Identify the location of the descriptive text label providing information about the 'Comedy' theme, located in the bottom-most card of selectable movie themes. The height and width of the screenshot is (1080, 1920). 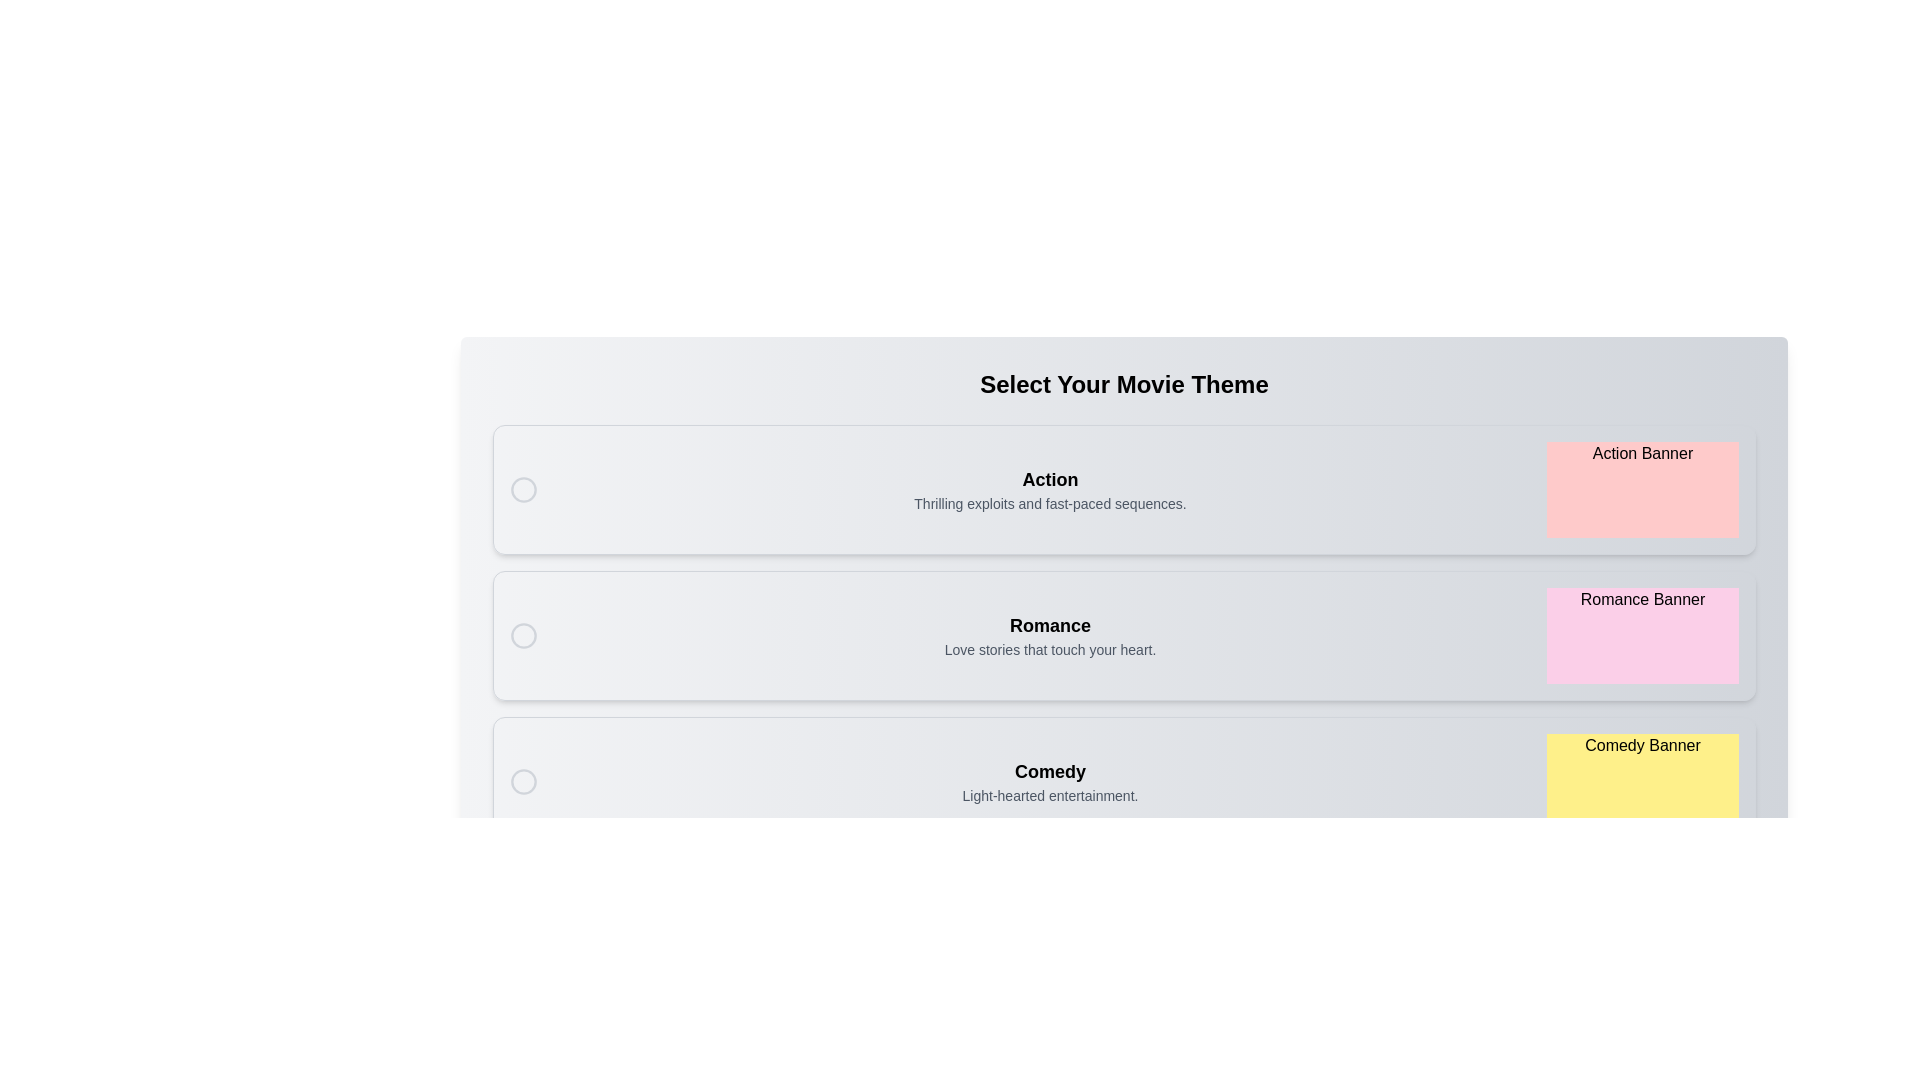
(1049, 794).